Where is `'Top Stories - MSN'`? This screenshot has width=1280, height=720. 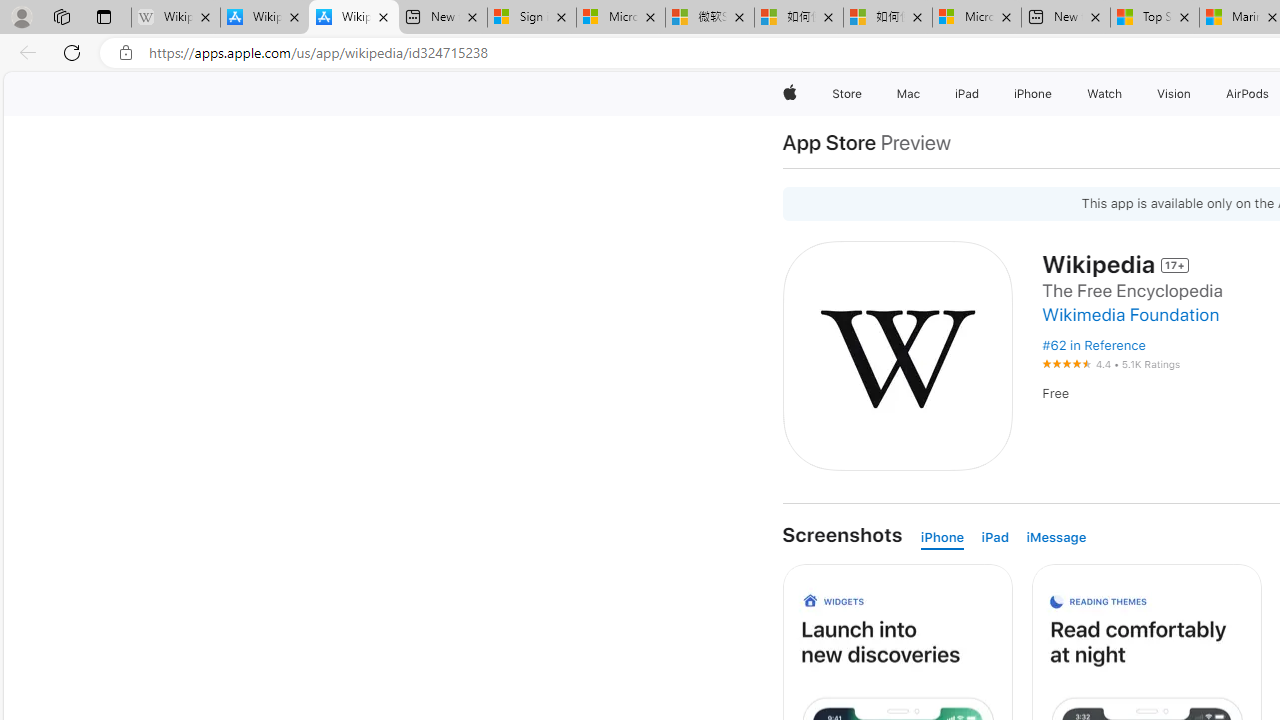
'Top Stories - MSN' is located at coordinates (1155, 17).